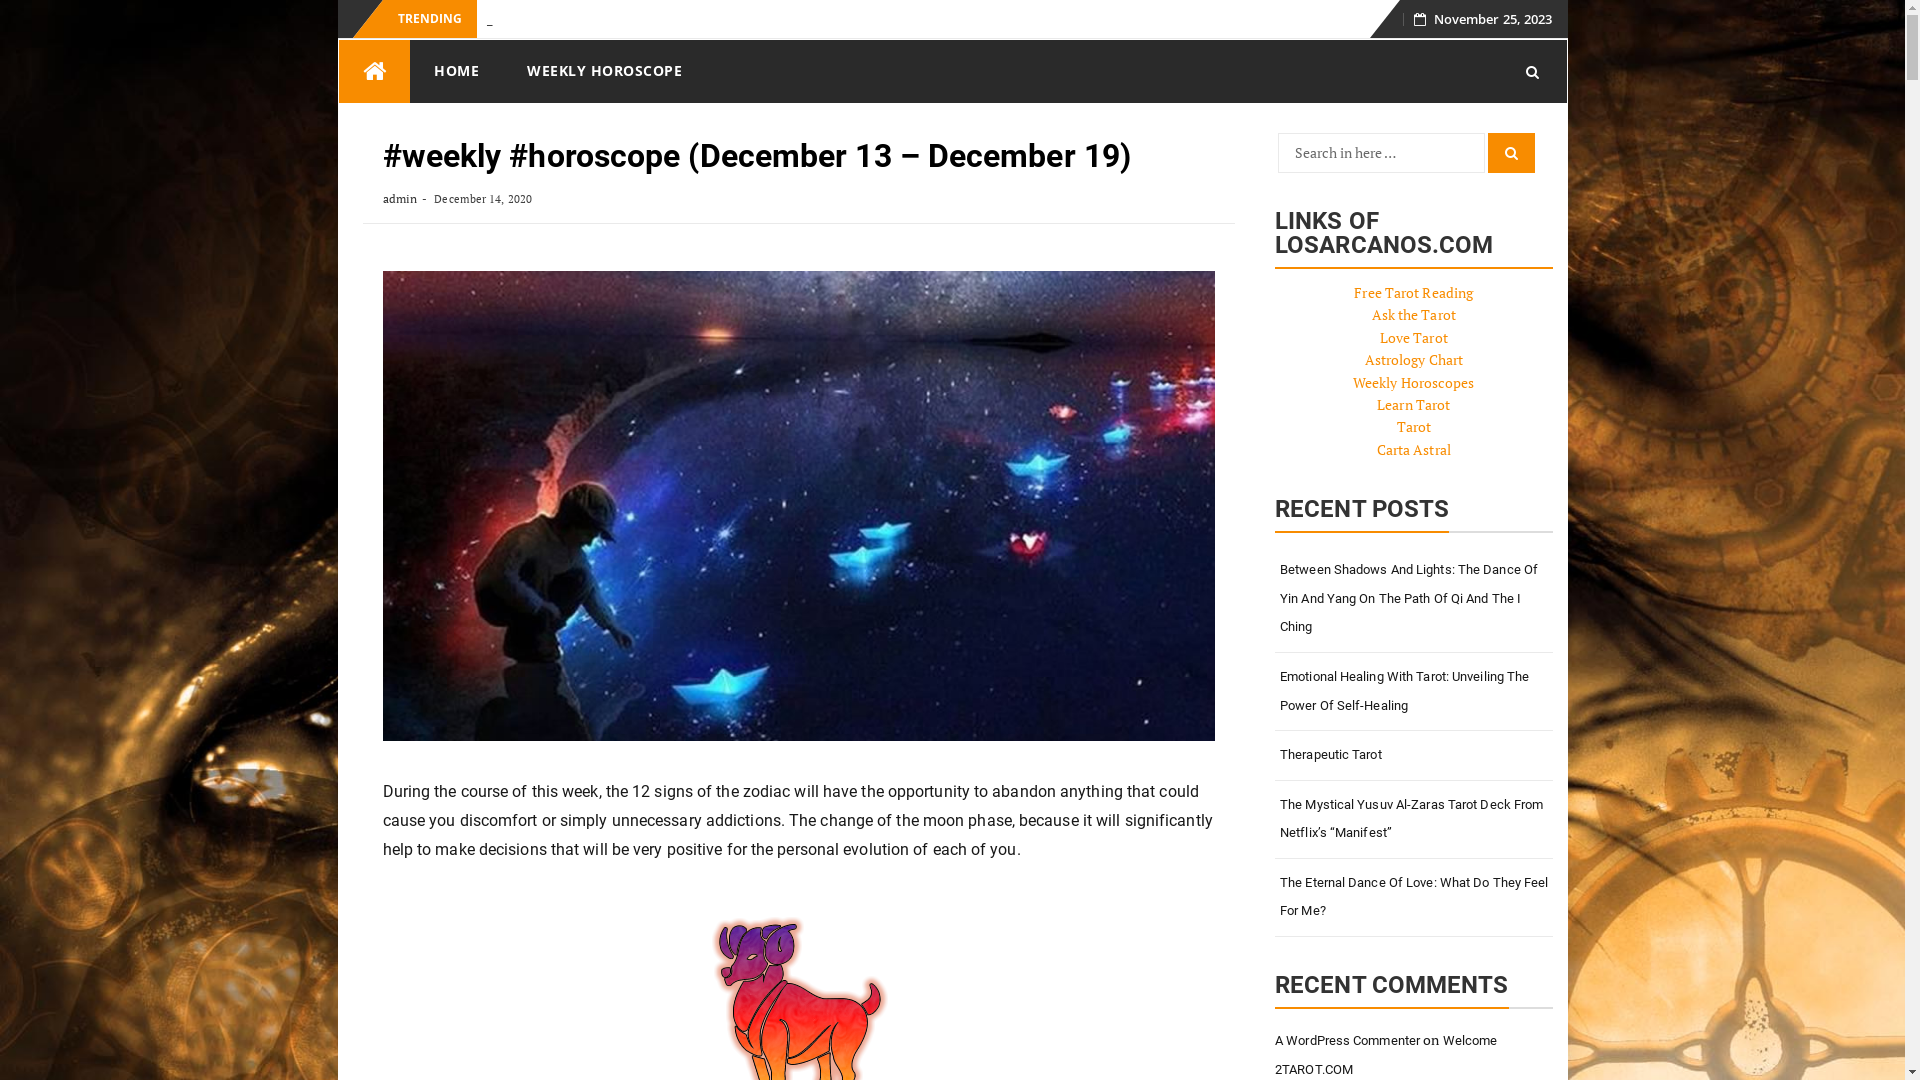 This screenshot has width=1920, height=1080. I want to click on 'Free Tarot Reading', so click(1412, 292).